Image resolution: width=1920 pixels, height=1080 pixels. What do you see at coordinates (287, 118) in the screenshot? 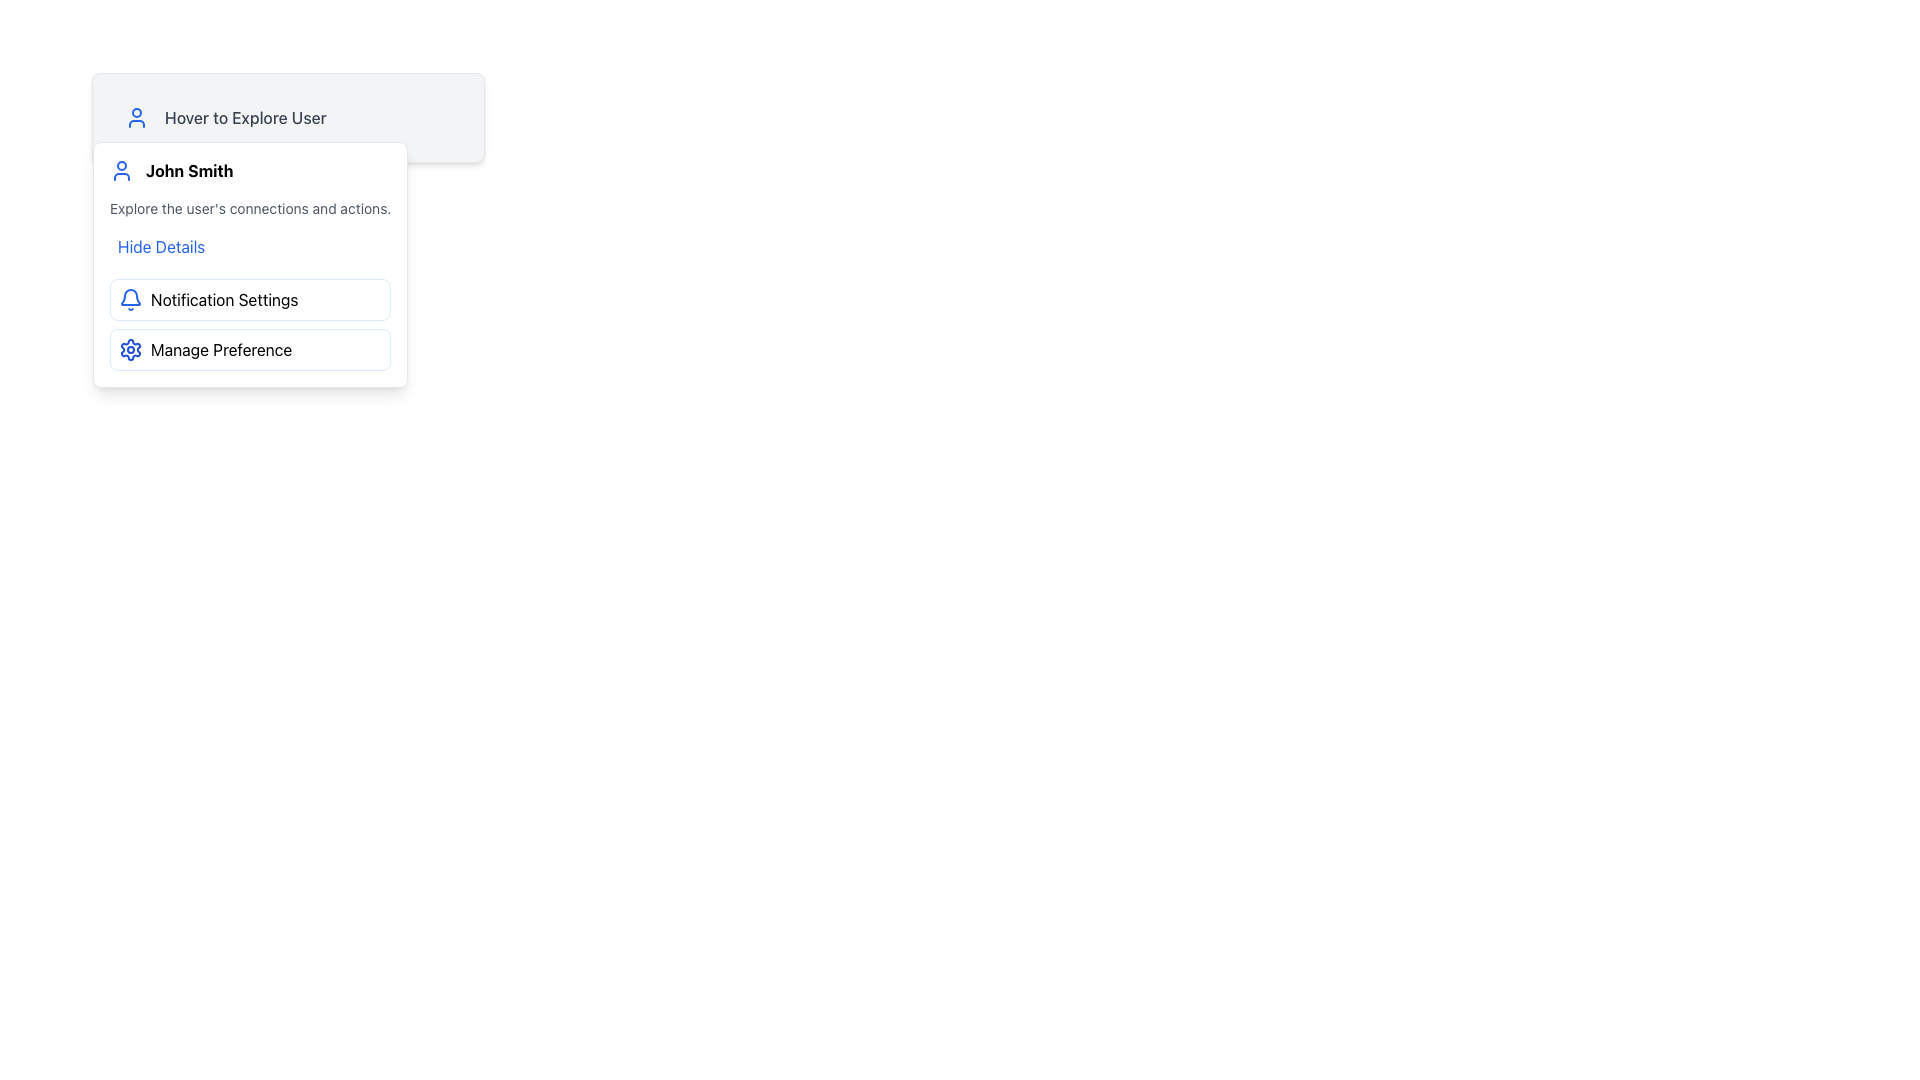
I see `the Header Section with Icon and Text that has a blue user icon and bold text reading 'Hover` at bounding box center [287, 118].